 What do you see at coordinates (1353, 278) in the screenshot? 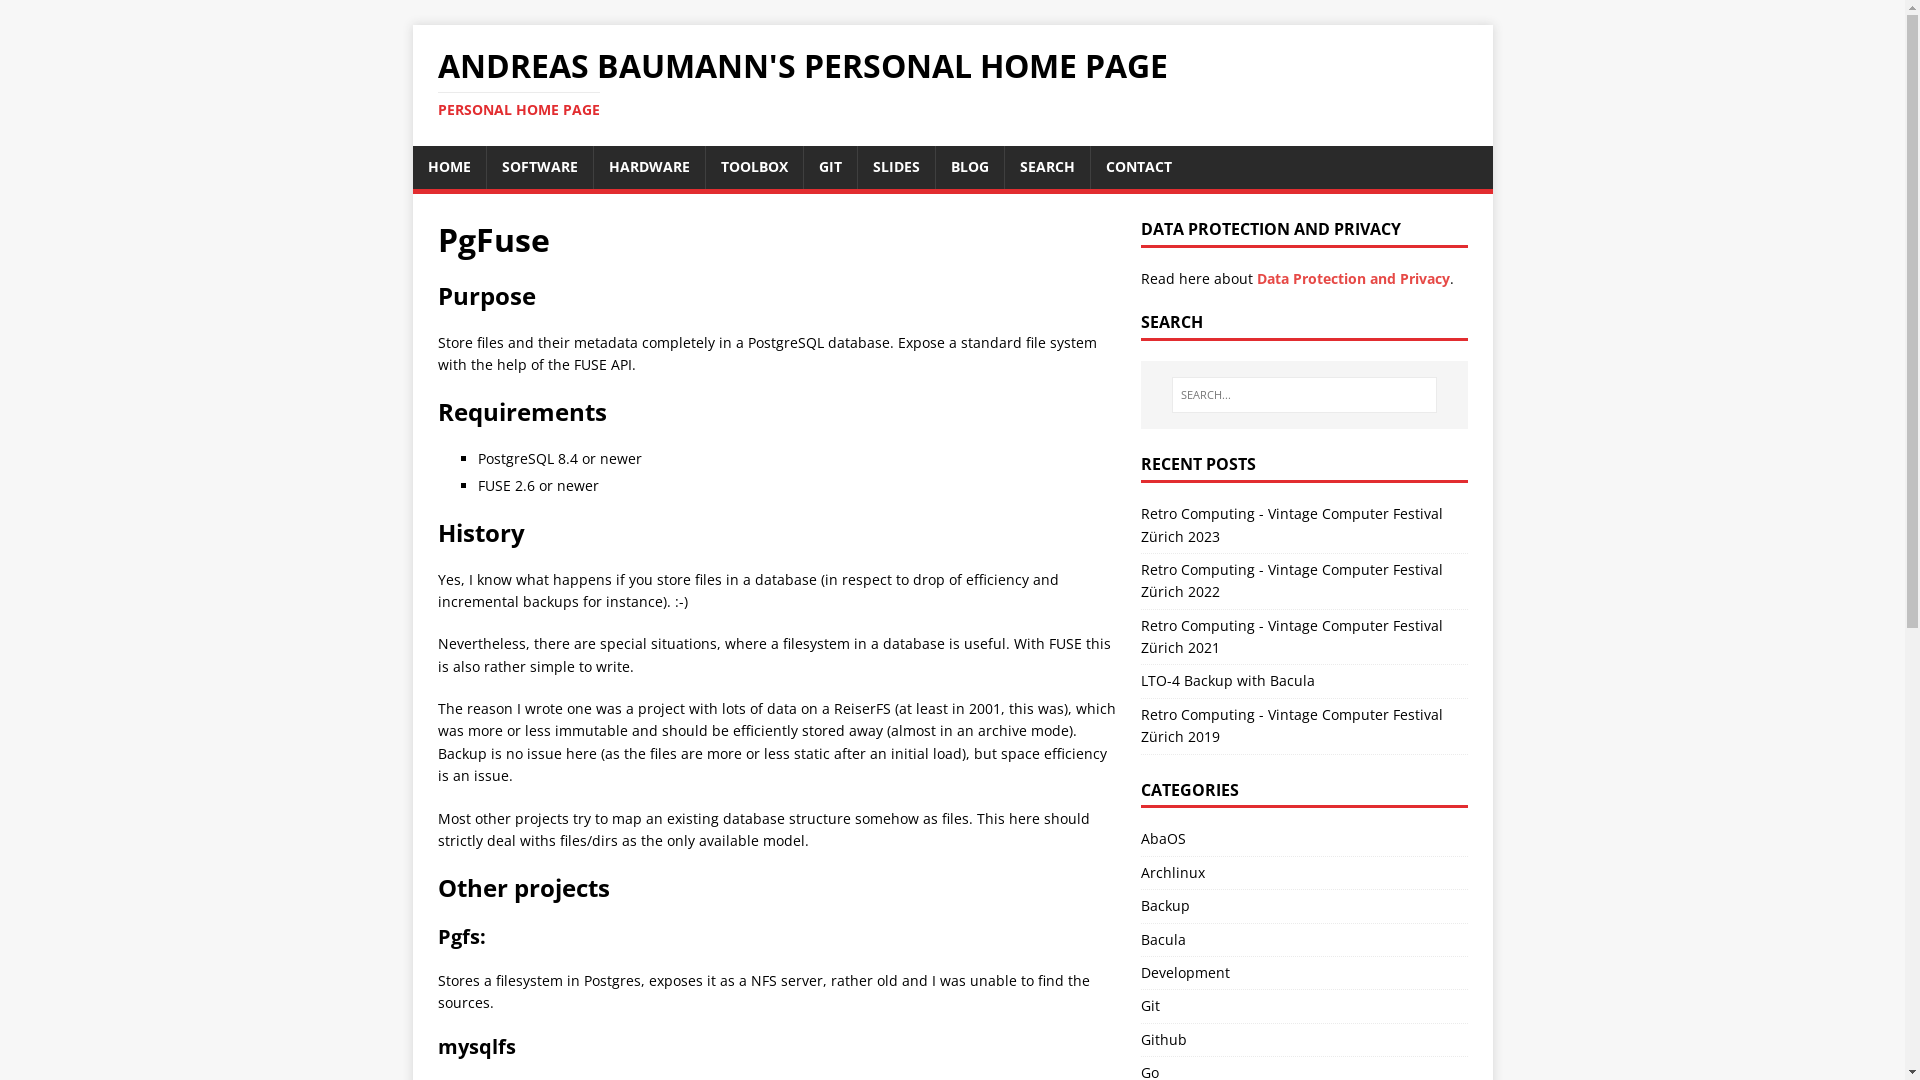
I see `'Data Protection and Privacy'` at bounding box center [1353, 278].